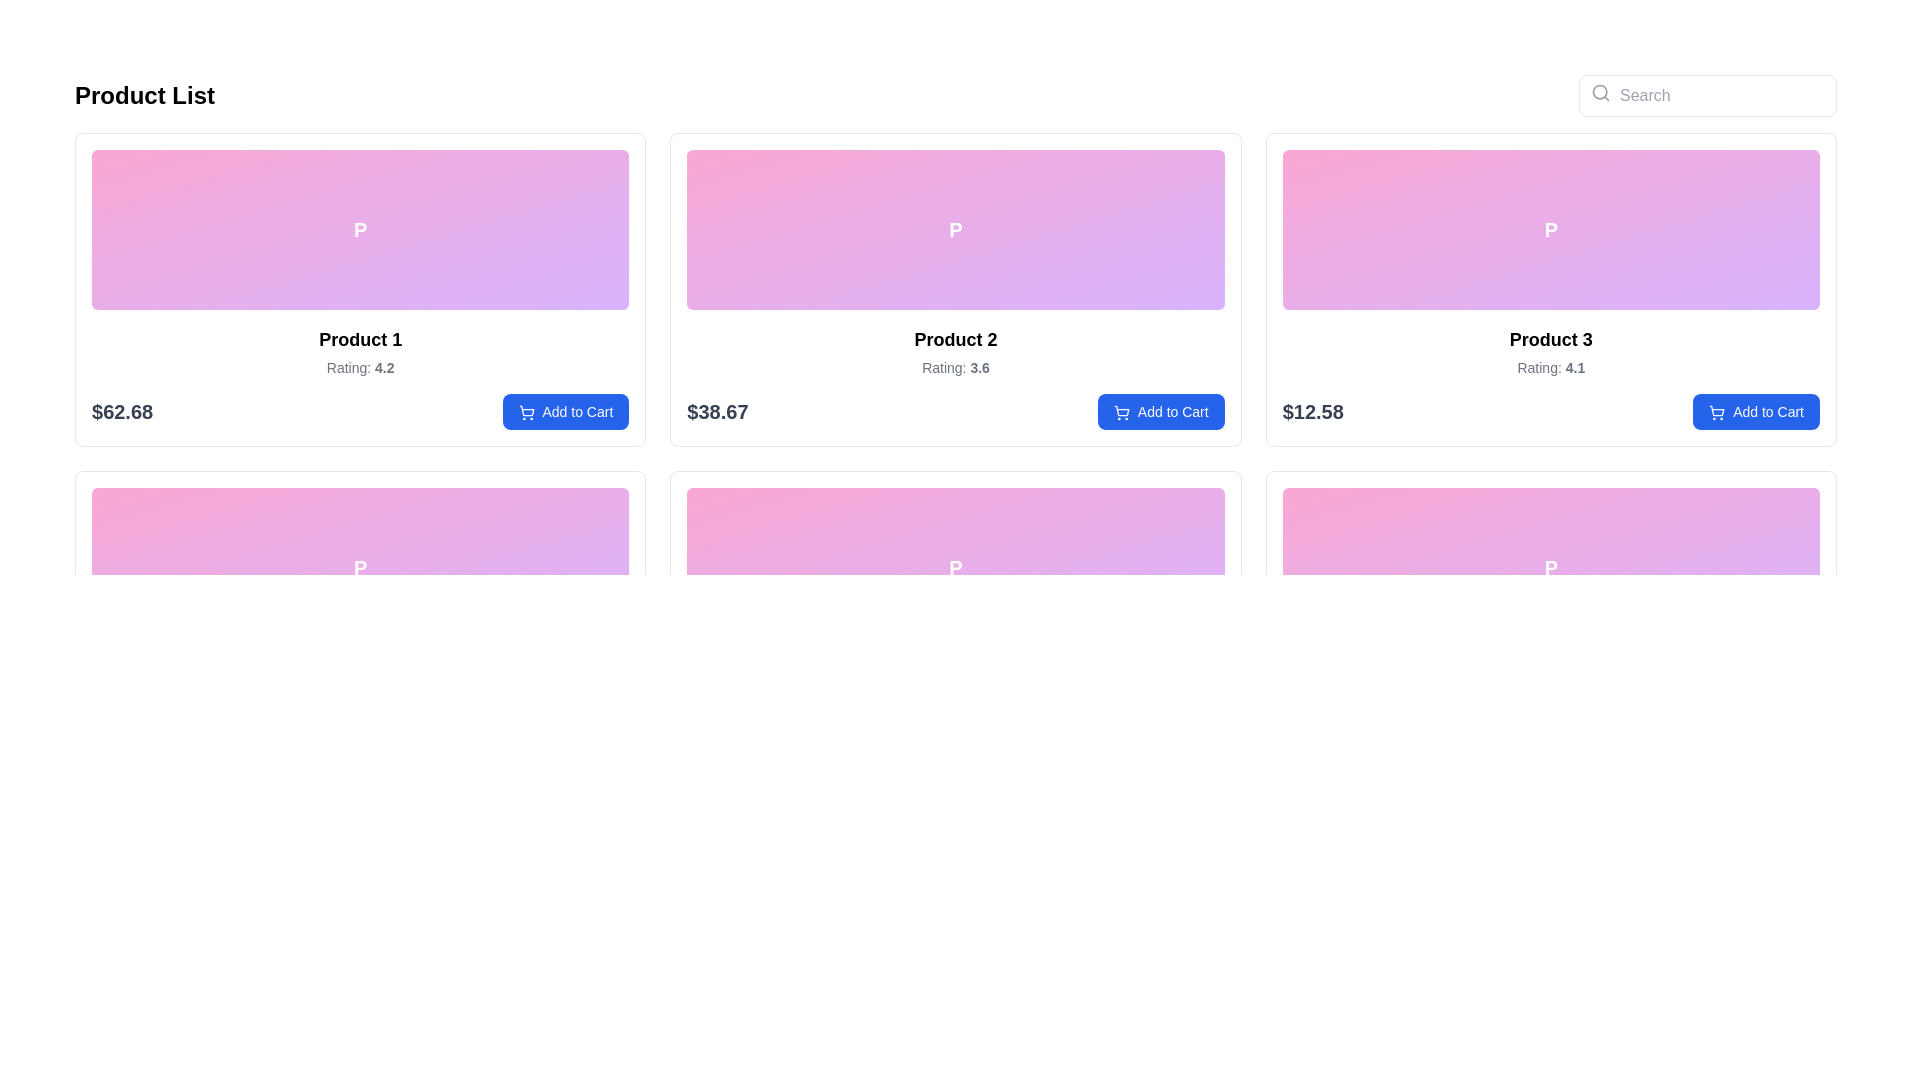 The width and height of the screenshot is (1920, 1080). I want to click on the central circle of the magnifying glass icon located at the top right corner of the interface, so click(1600, 92).